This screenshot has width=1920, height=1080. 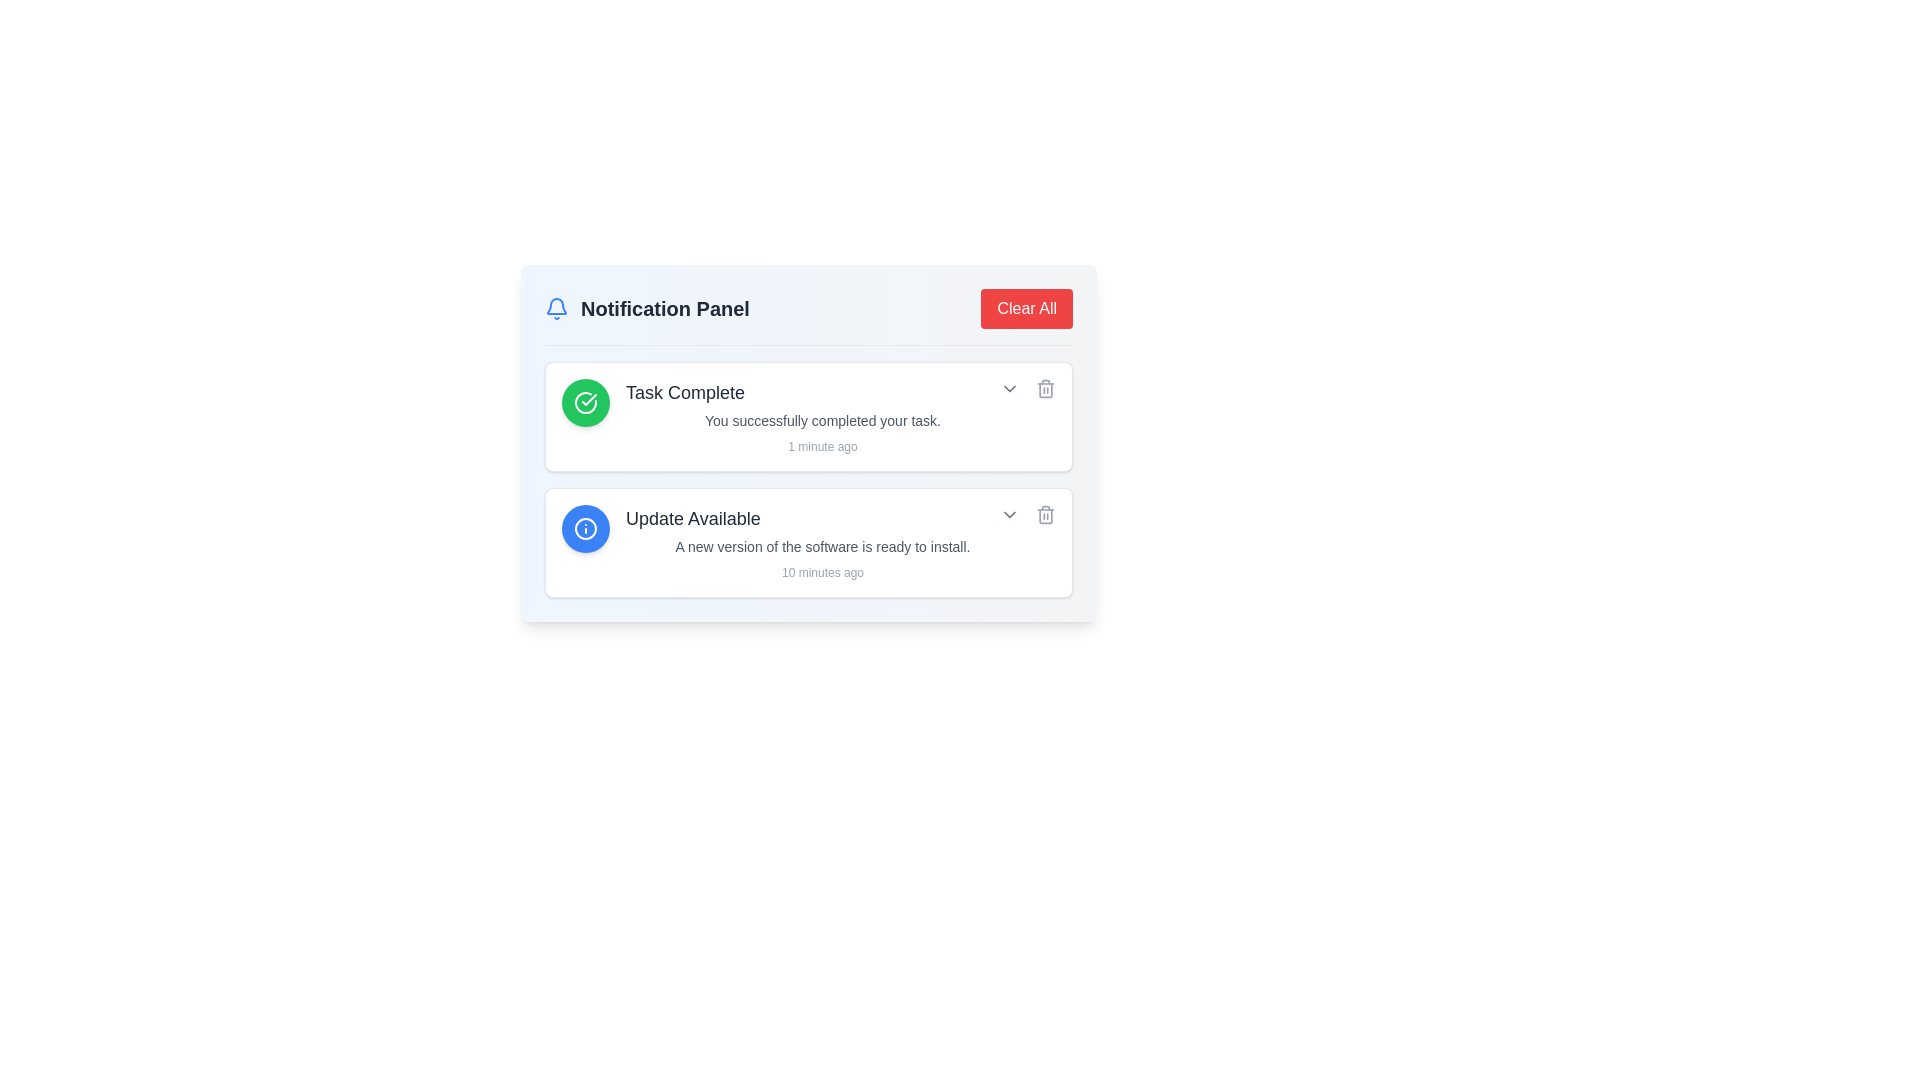 What do you see at coordinates (809, 479) in the screenshot?
I see `the Notification Card that informs the user about the availability of a software update, which is the second item in a vertical stack of notifications` at bounding box center [809, 479].